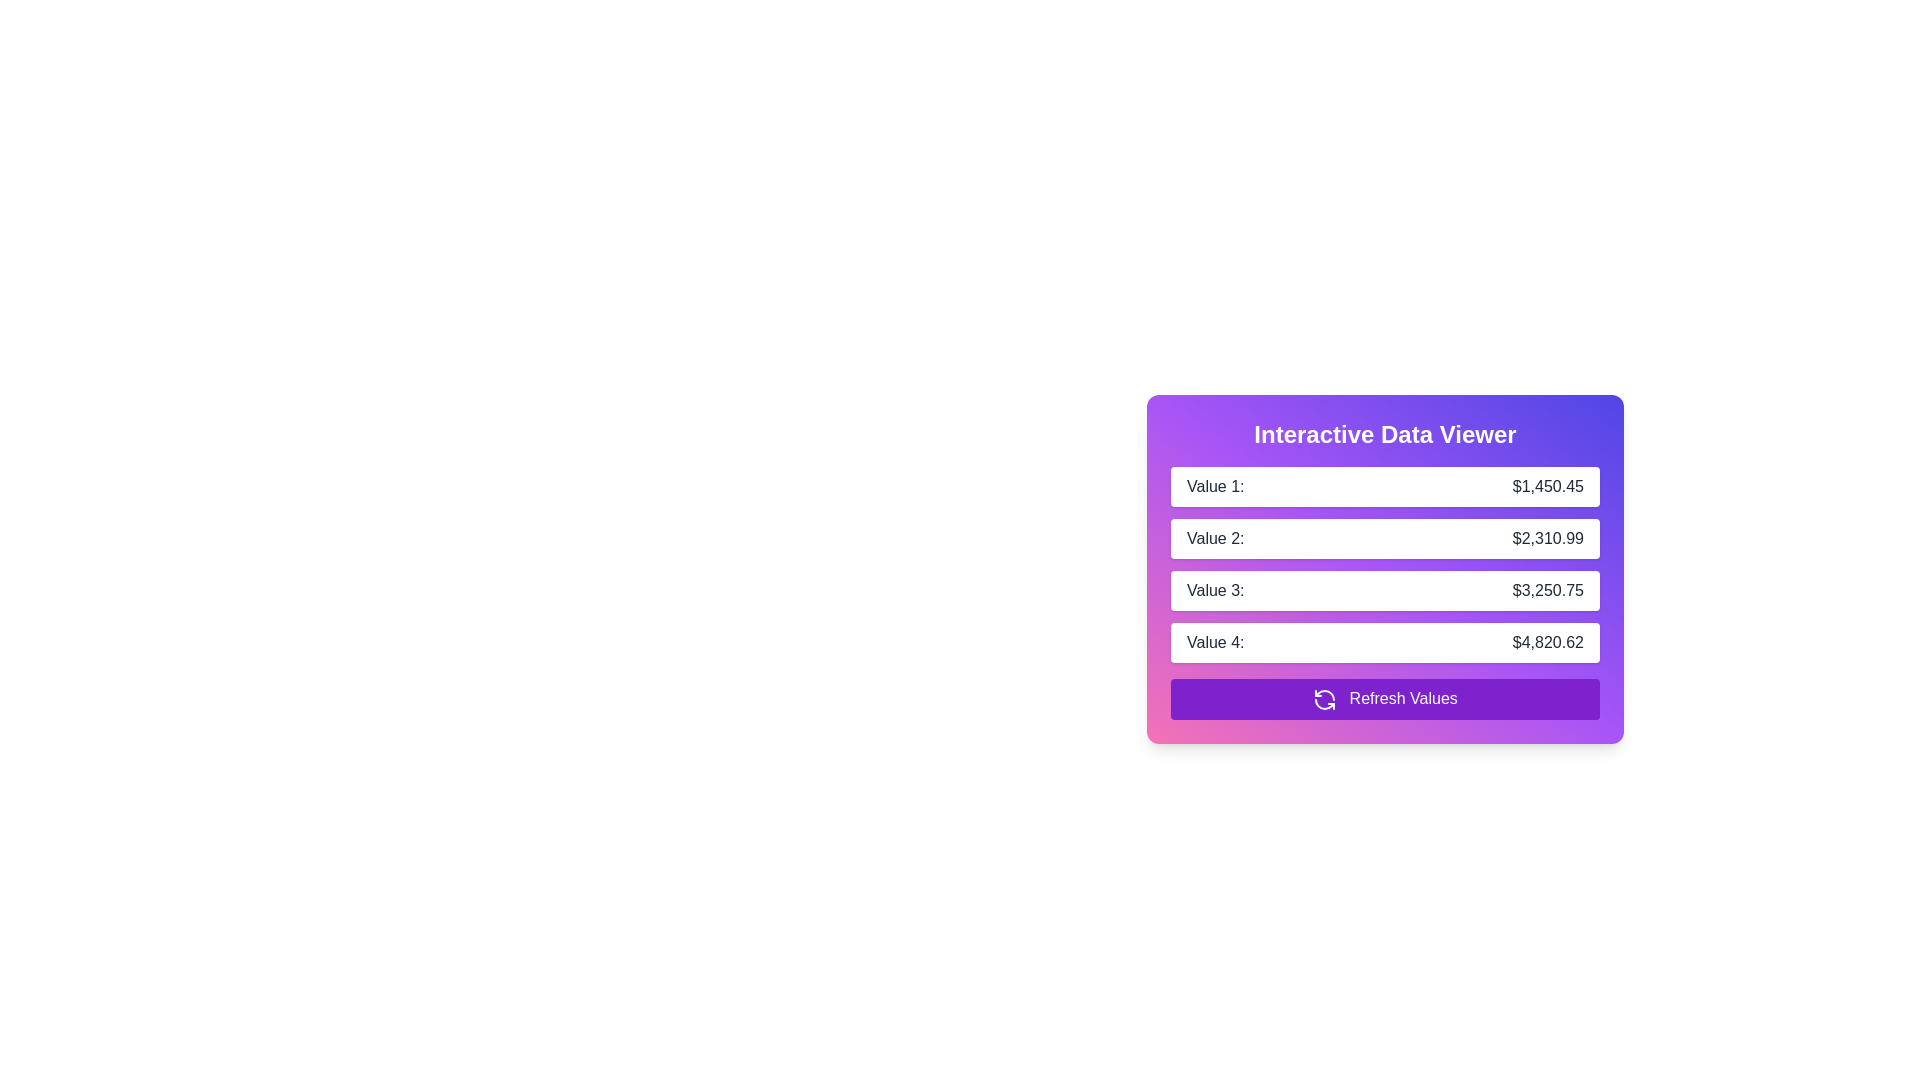  Describe the element at coordinates (1384, 643) in the screenshot. I see `the Data Row element displaying 'Value 4:' and '$4,820.62' in the Interactive Data Viewer, which has a white background and rounded corners` at that location.